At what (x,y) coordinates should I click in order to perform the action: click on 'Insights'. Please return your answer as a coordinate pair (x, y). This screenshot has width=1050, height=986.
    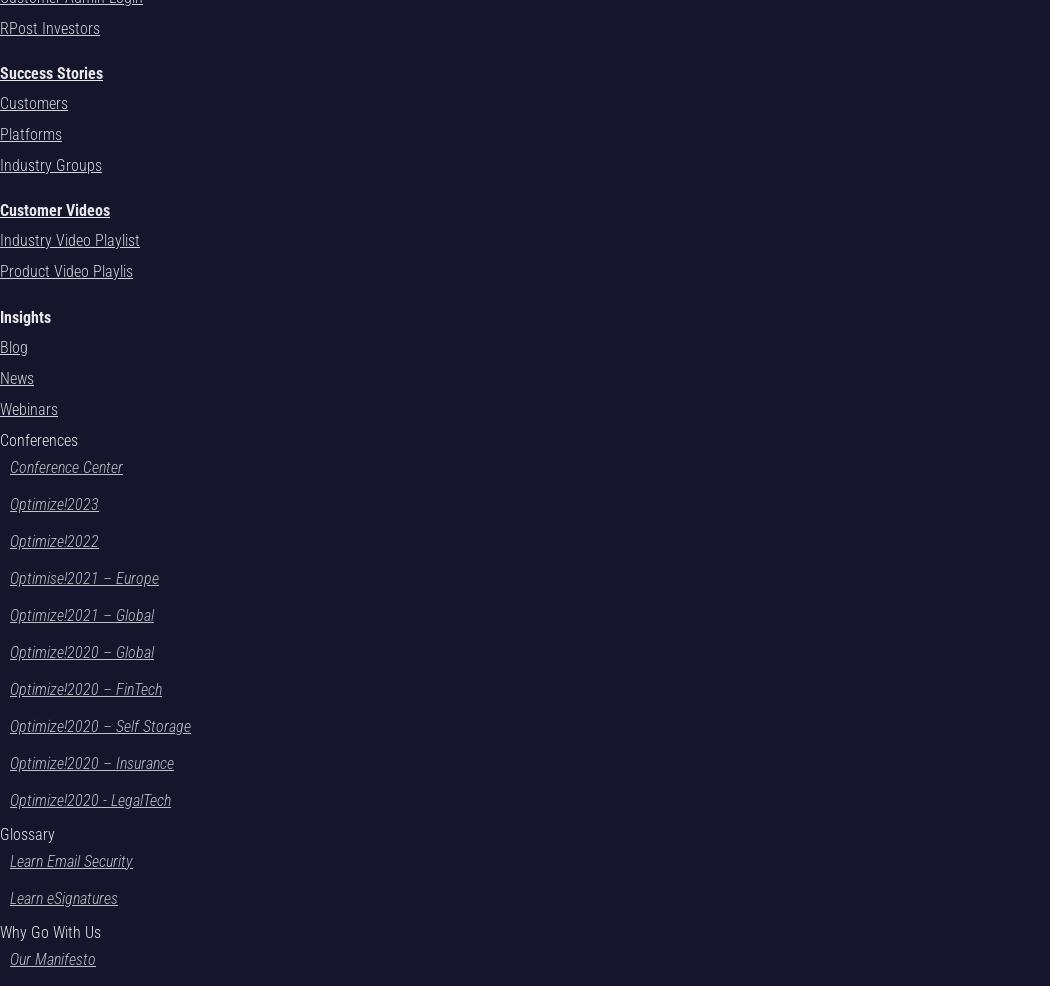
    Looking at the image, I should click on (25, 316).